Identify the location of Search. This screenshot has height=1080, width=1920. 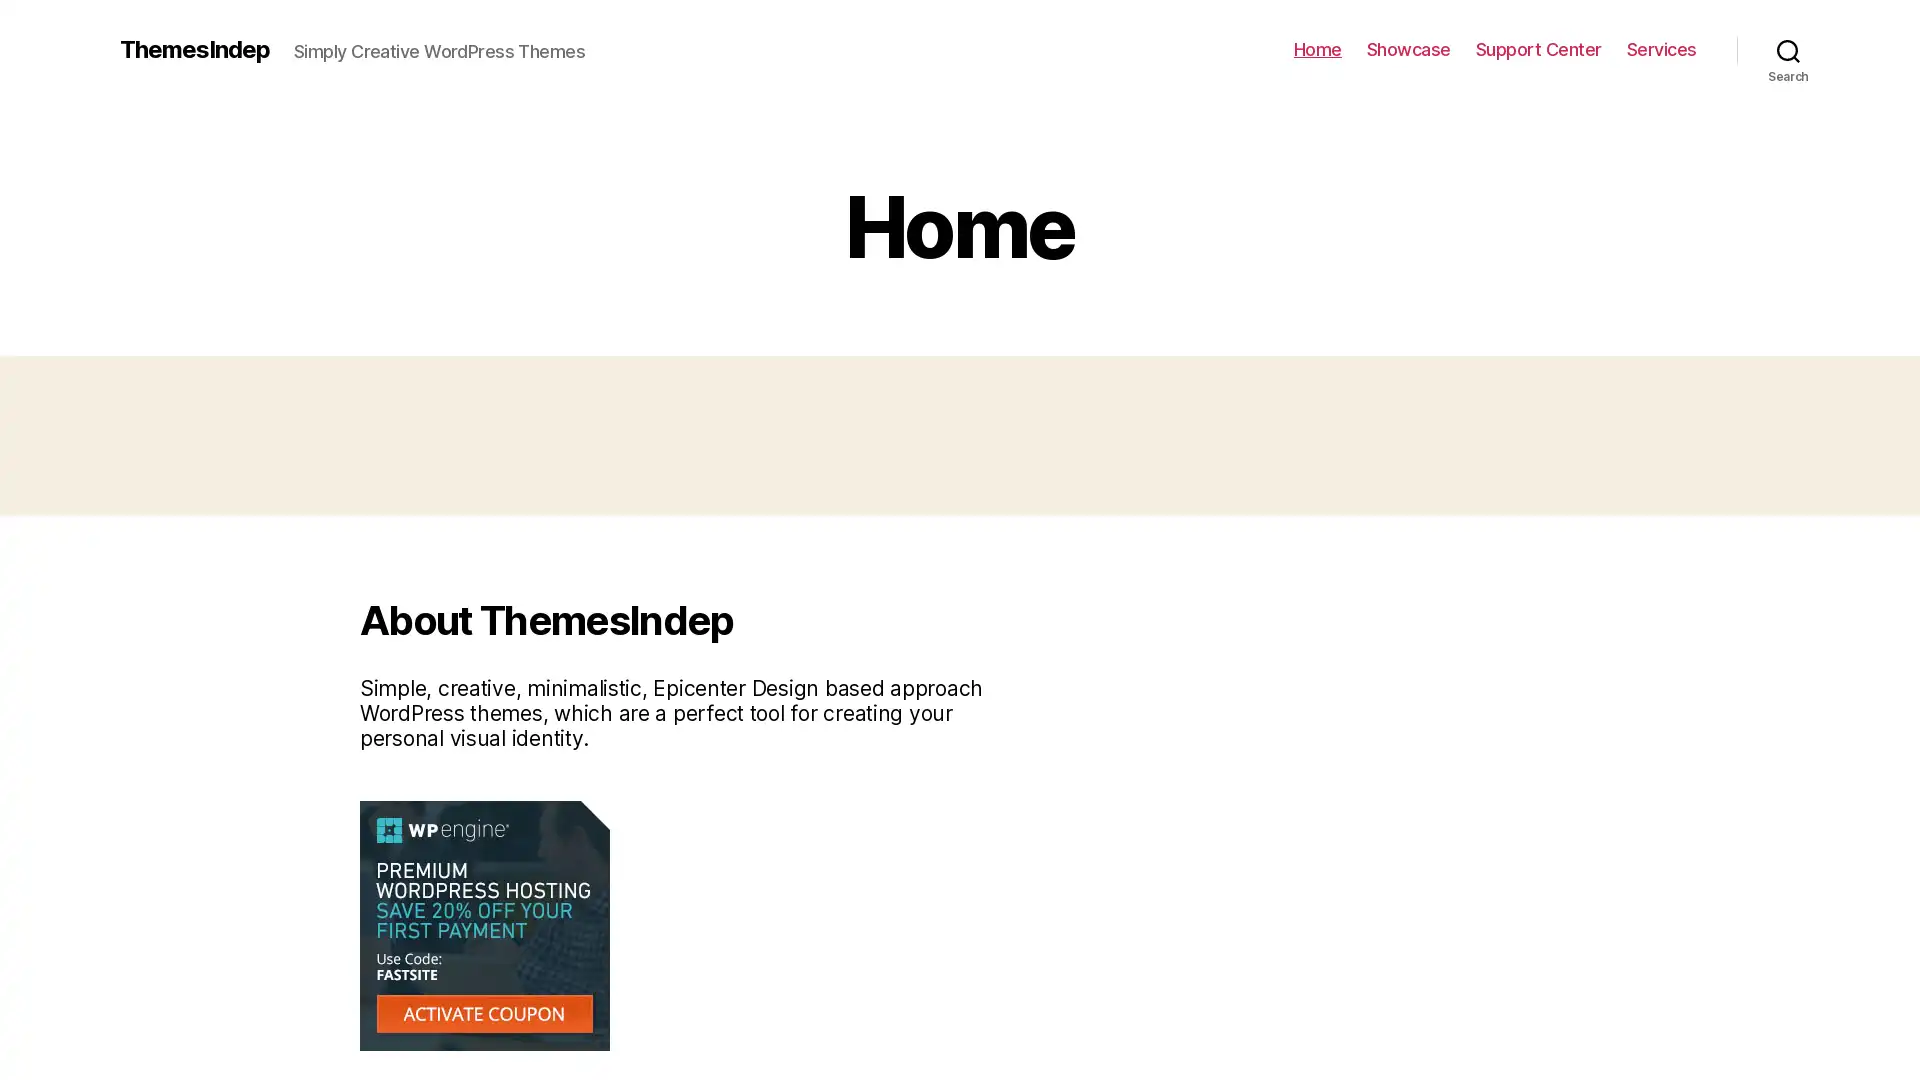
(1788, 49).